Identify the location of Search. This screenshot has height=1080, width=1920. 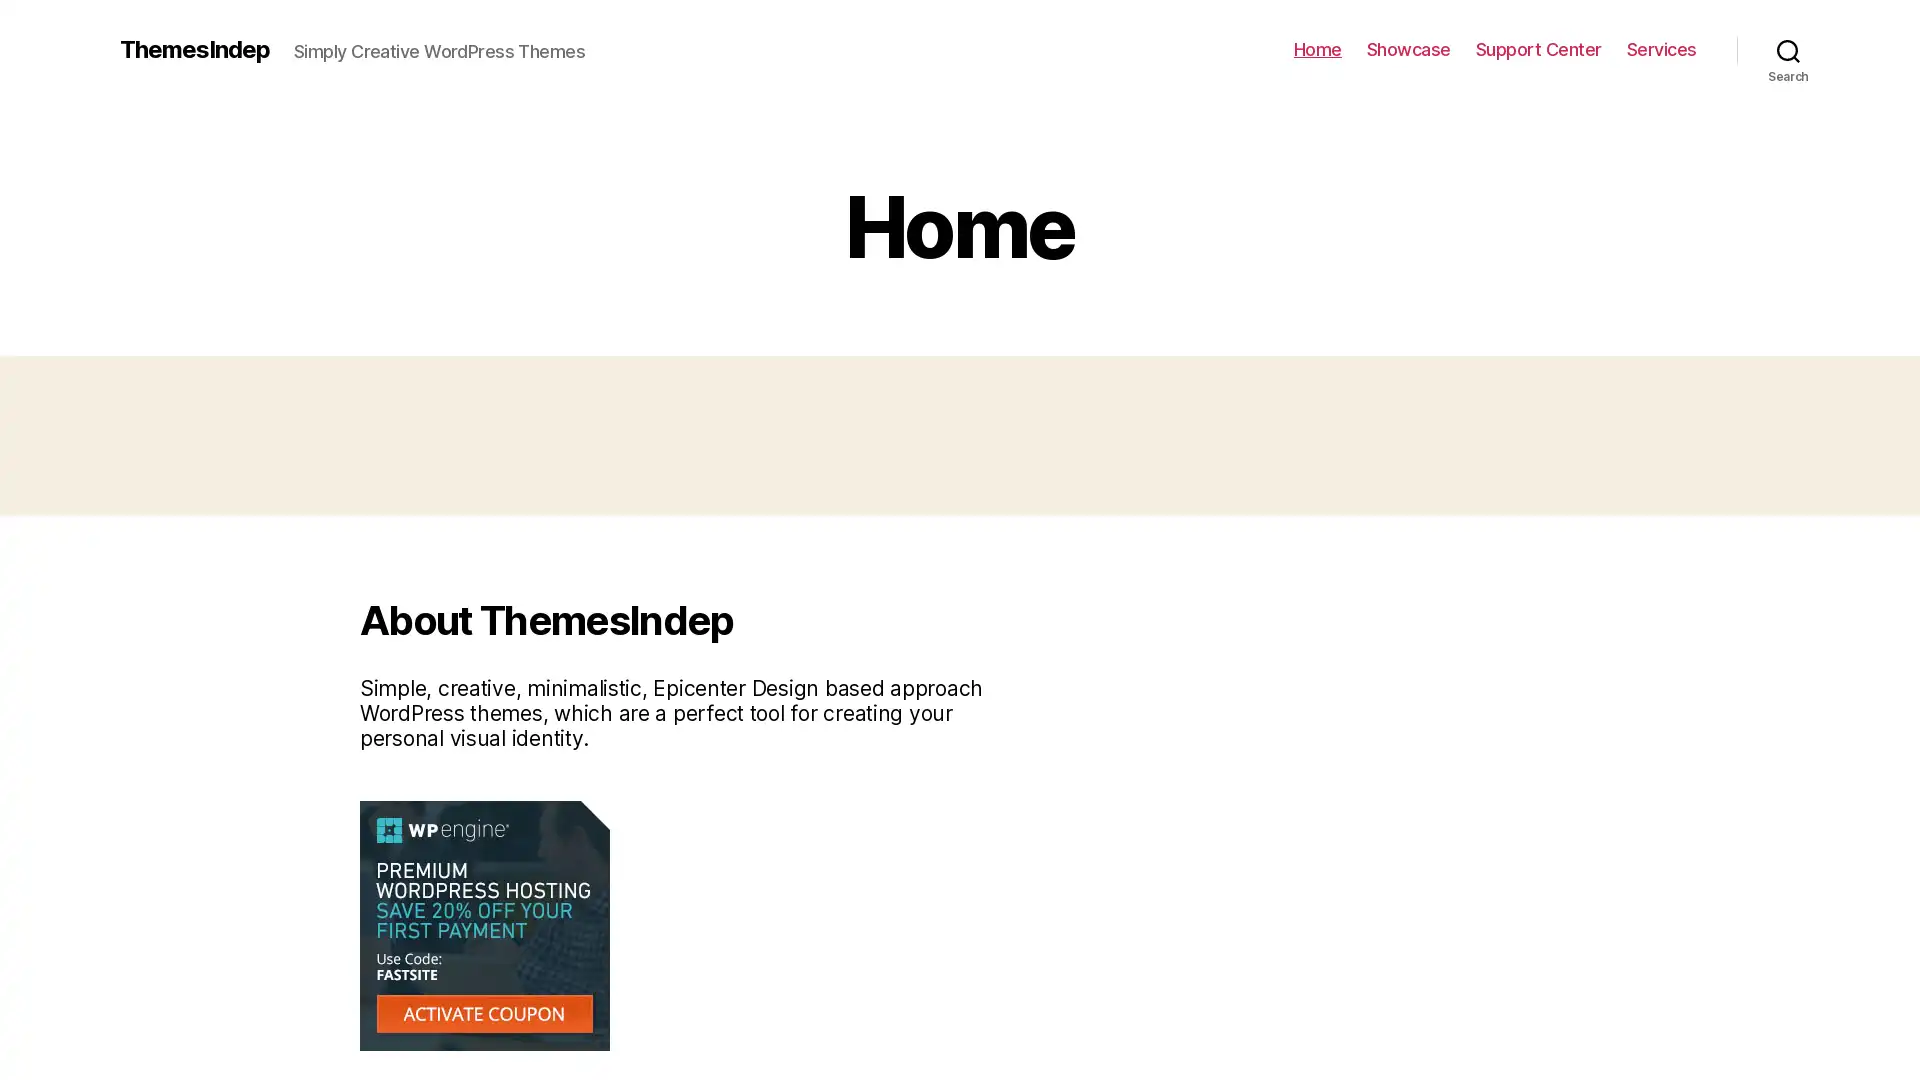
(1788, 49).